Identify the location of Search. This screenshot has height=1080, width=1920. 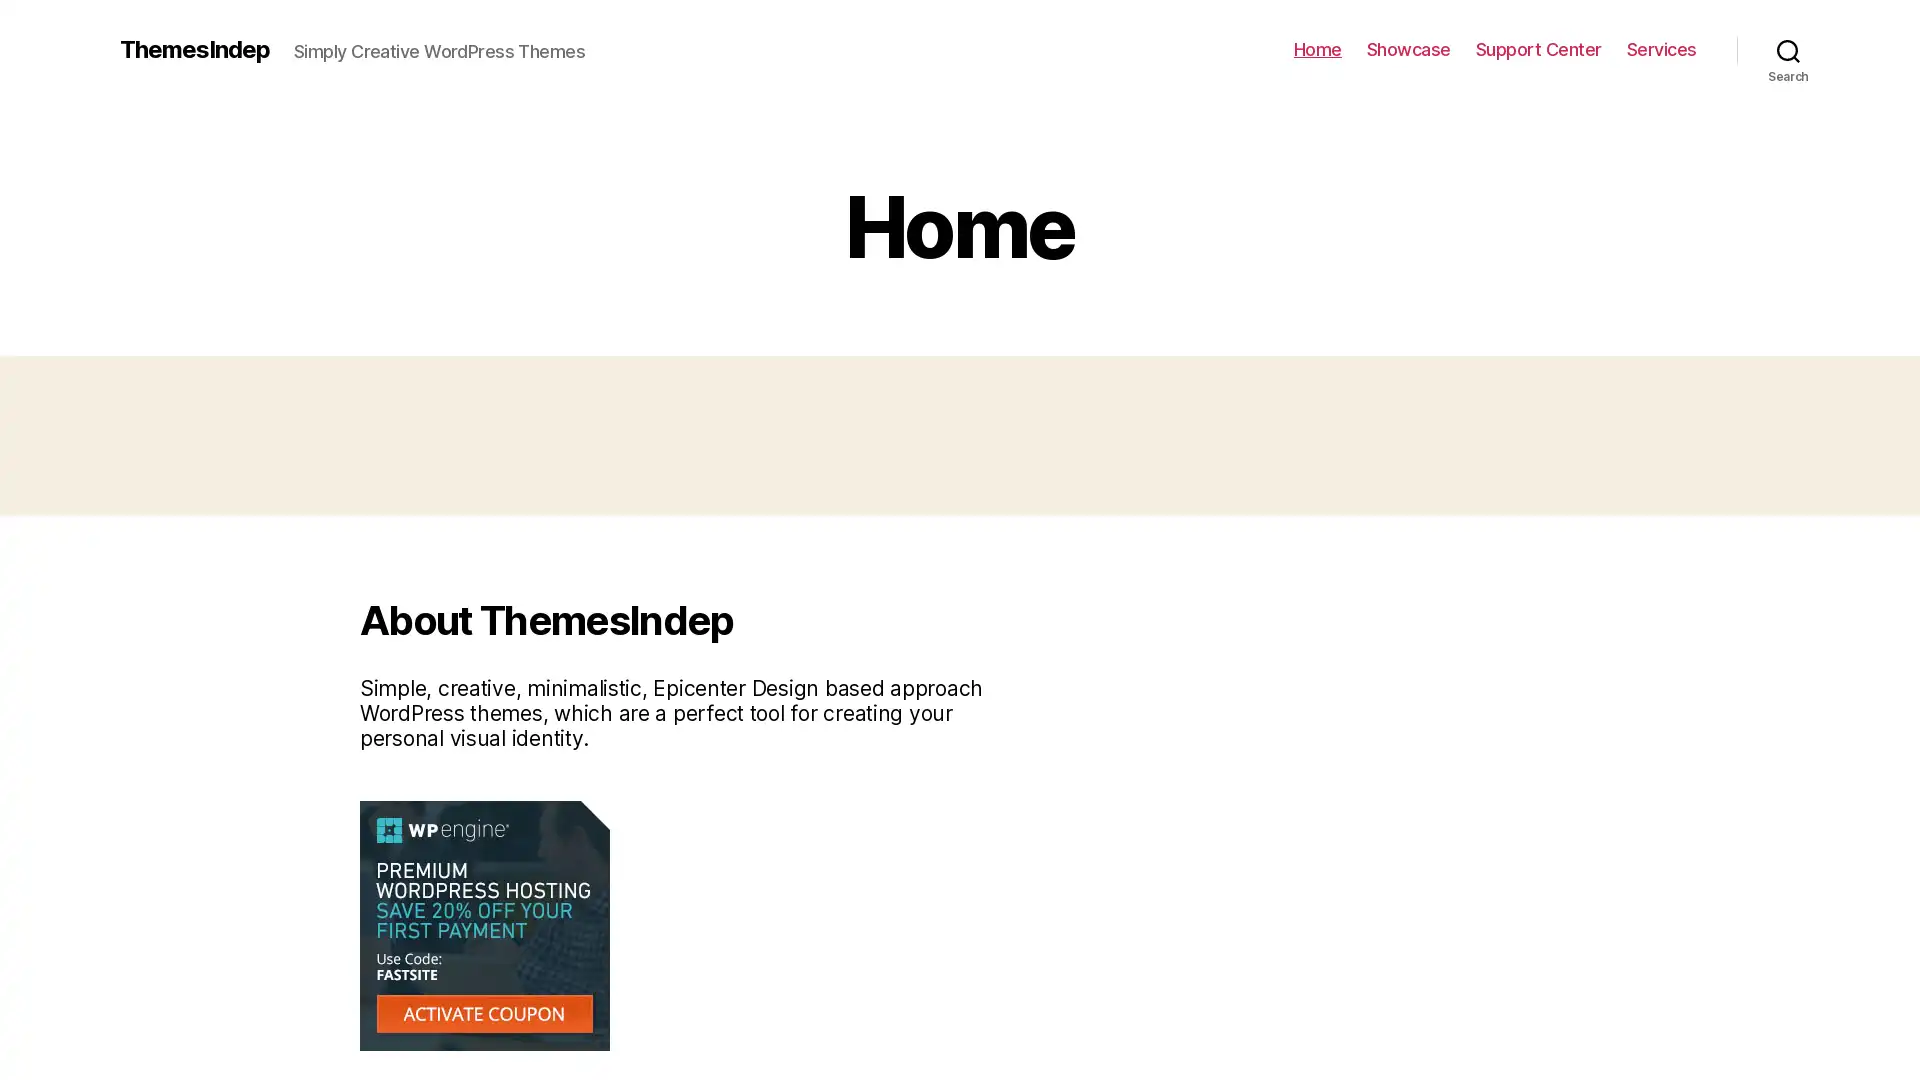
(1788, 49).